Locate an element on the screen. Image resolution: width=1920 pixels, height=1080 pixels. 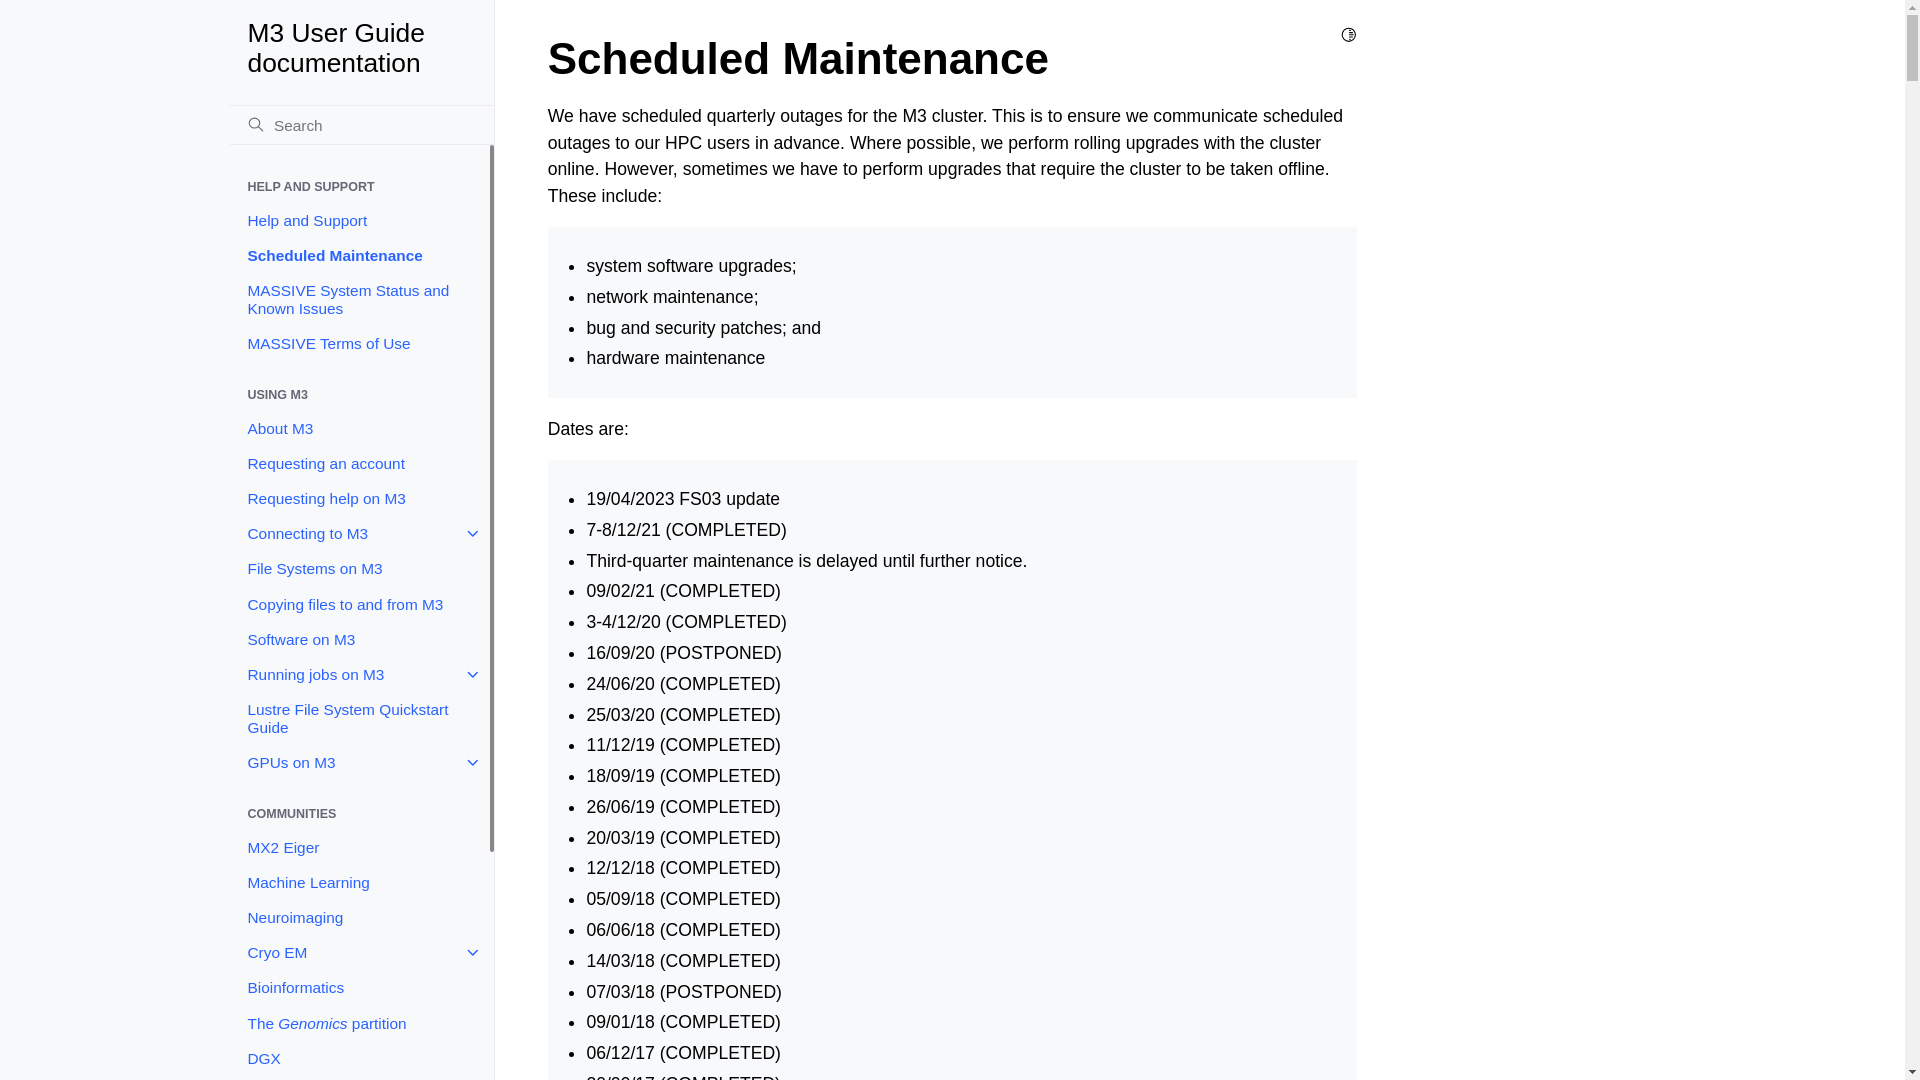
'Lustre File System Quickstart Guide' is located at coordinates (360, 717).